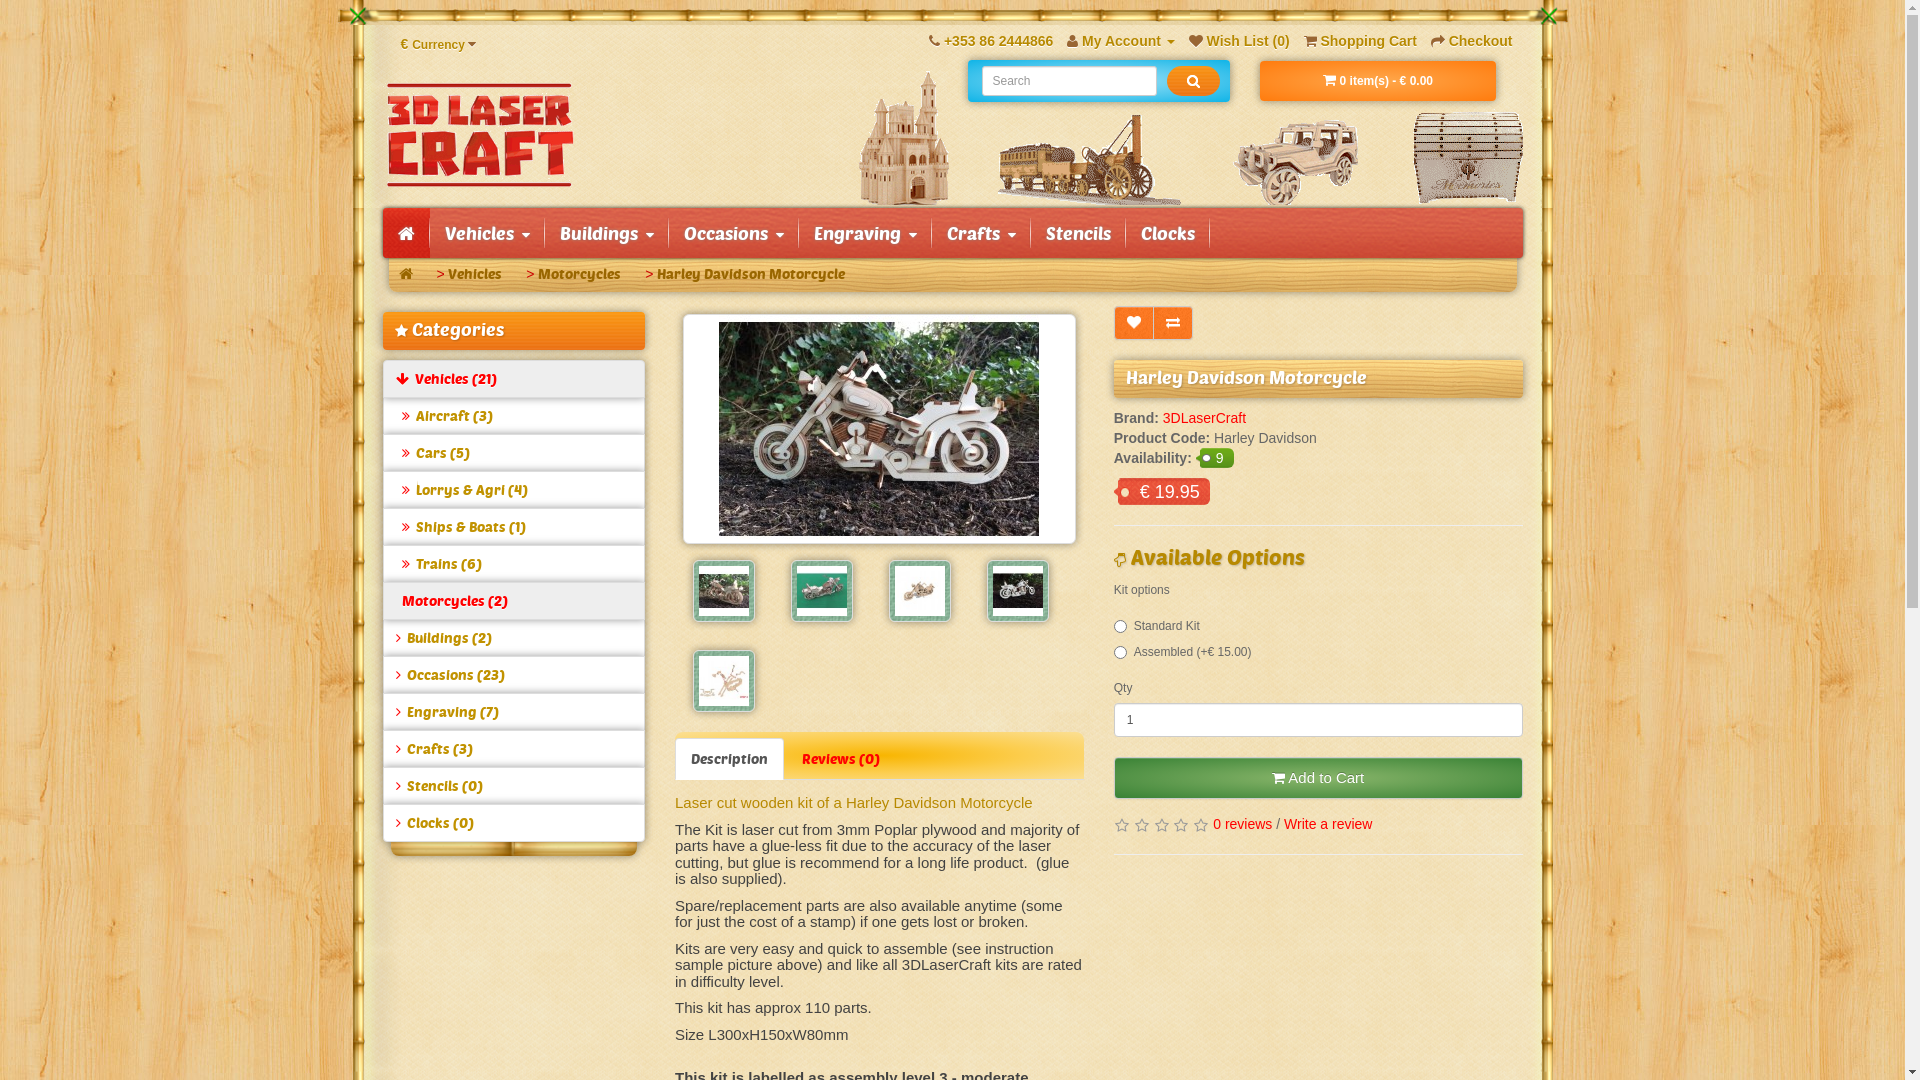 The height and width of the screenshot is (1080, 1920). I want to click on '    Trains (6)', so click(513, 563).